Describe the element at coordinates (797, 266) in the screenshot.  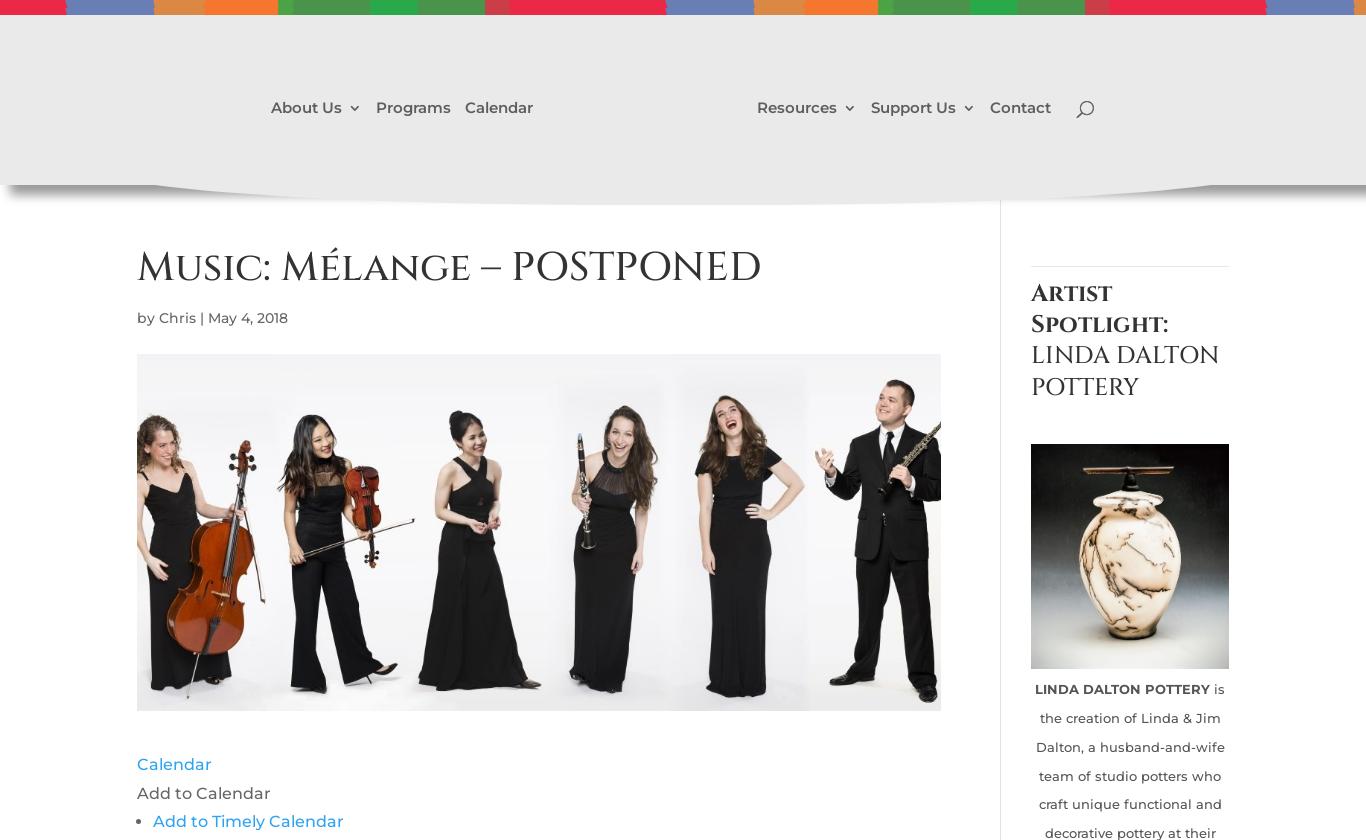
I see `'Exhibit Your Art'` at that location.